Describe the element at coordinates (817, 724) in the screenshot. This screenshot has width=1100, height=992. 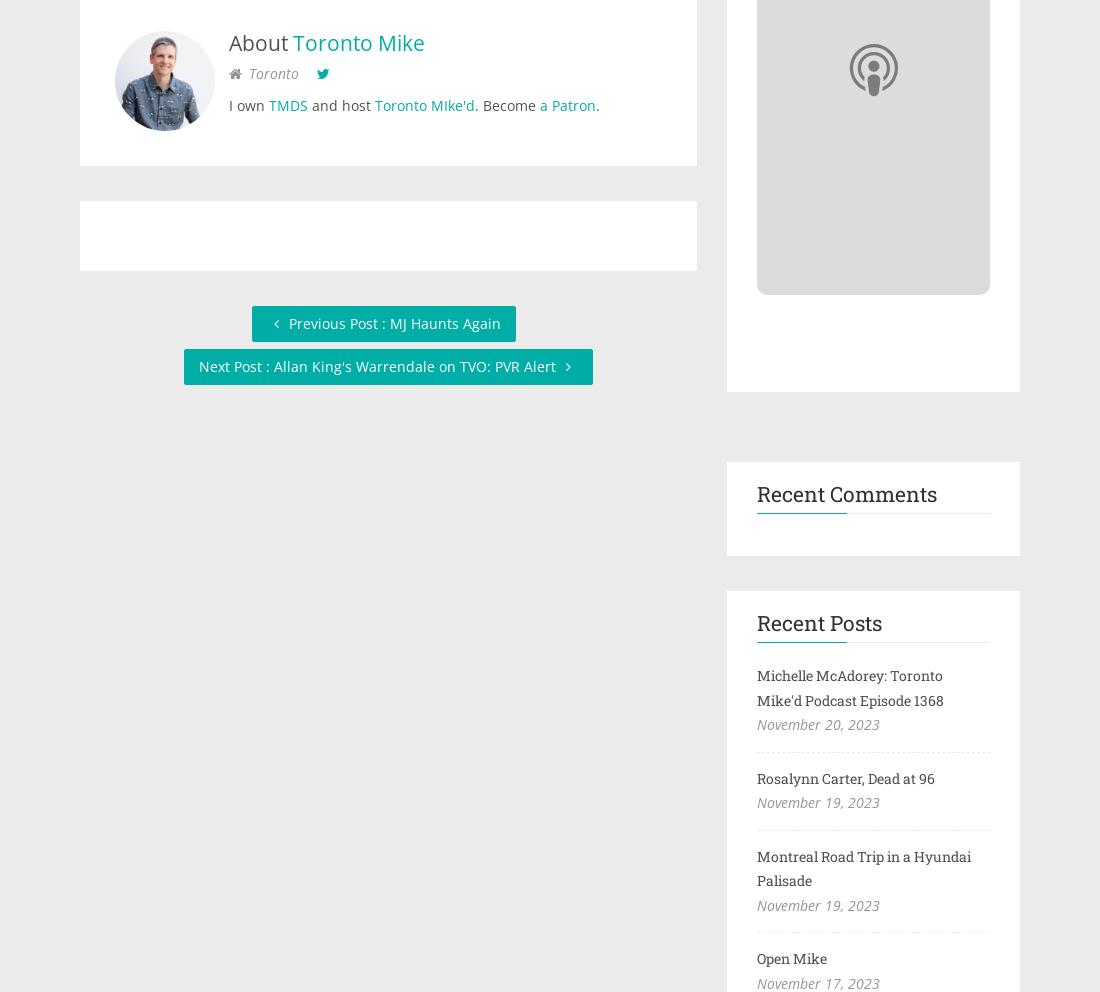
I see `'November 20, 2023'` at that location.